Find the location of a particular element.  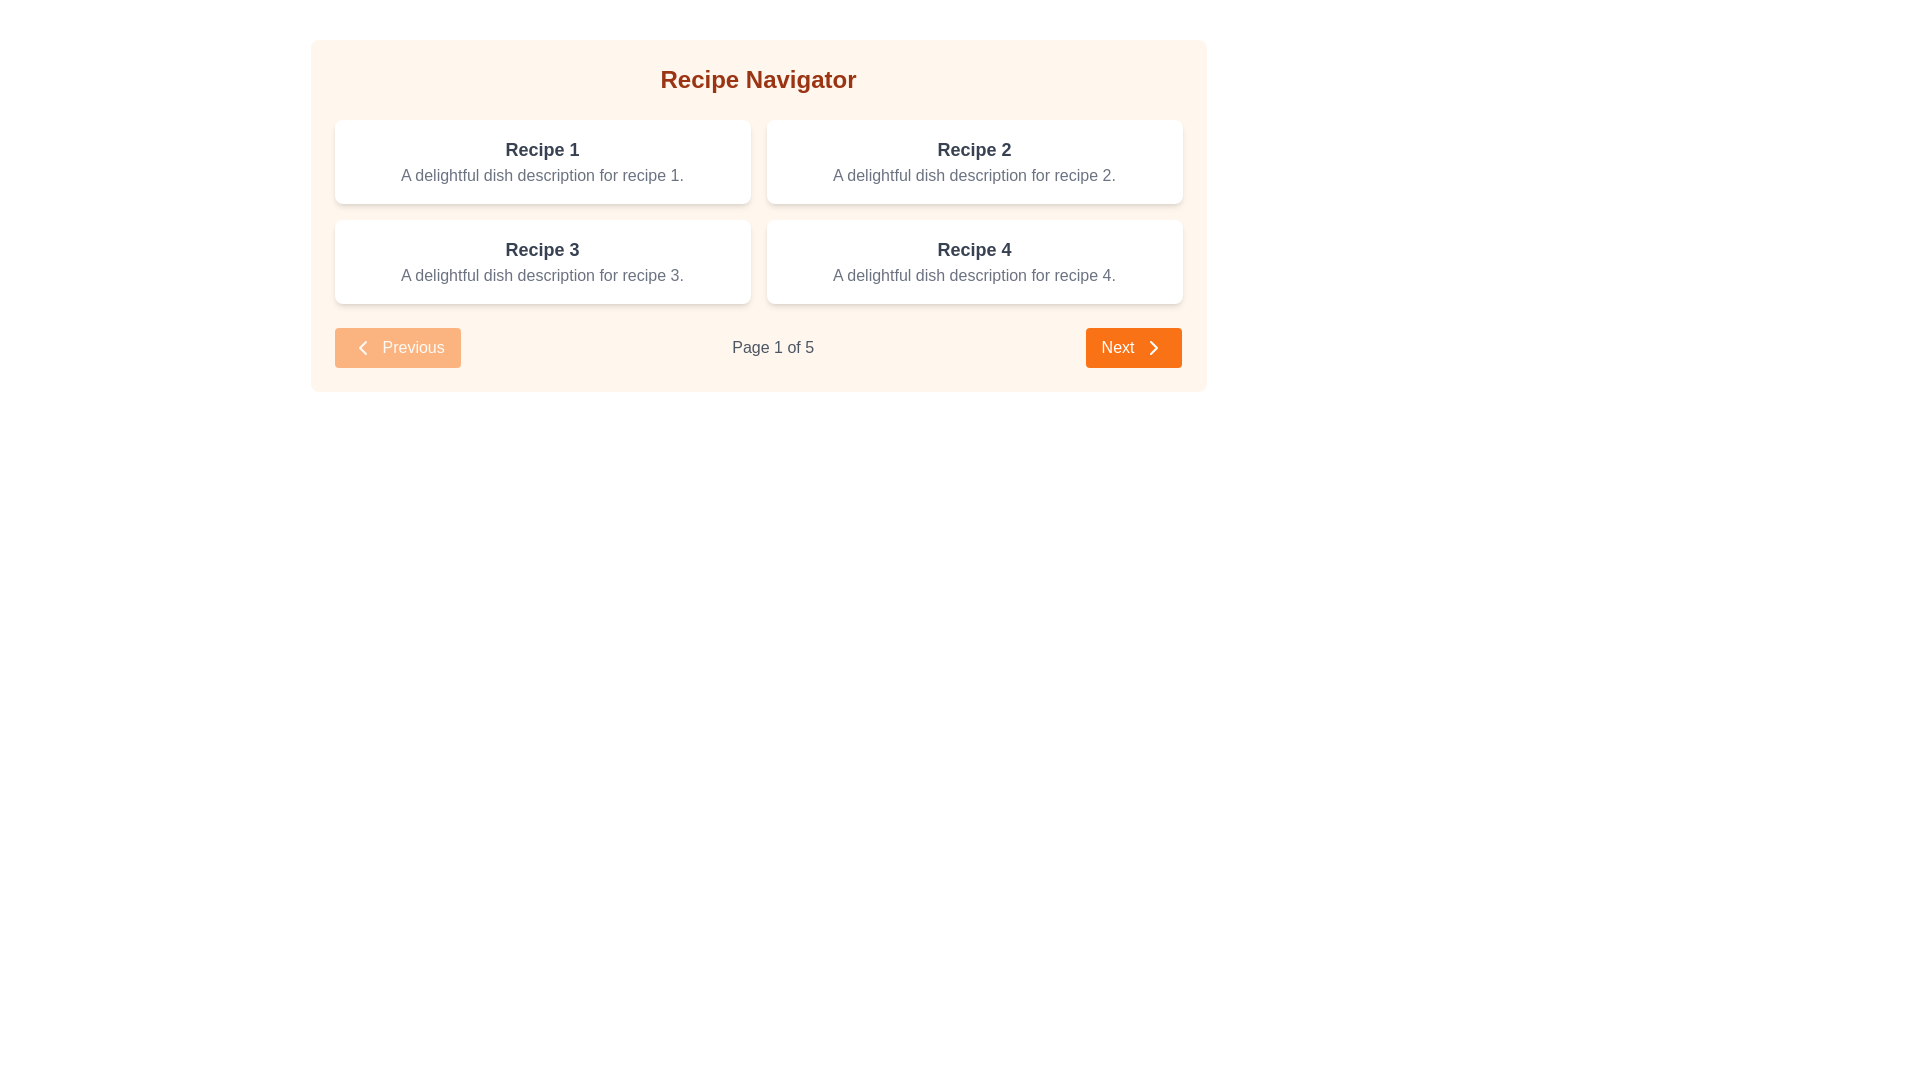

the text label displaying 'Recipe 2', which is styled in bold and medium gray, located in the upper half of the second recipe card within the 'Recipe Navigator' interface is located at coordinates (974, 149).